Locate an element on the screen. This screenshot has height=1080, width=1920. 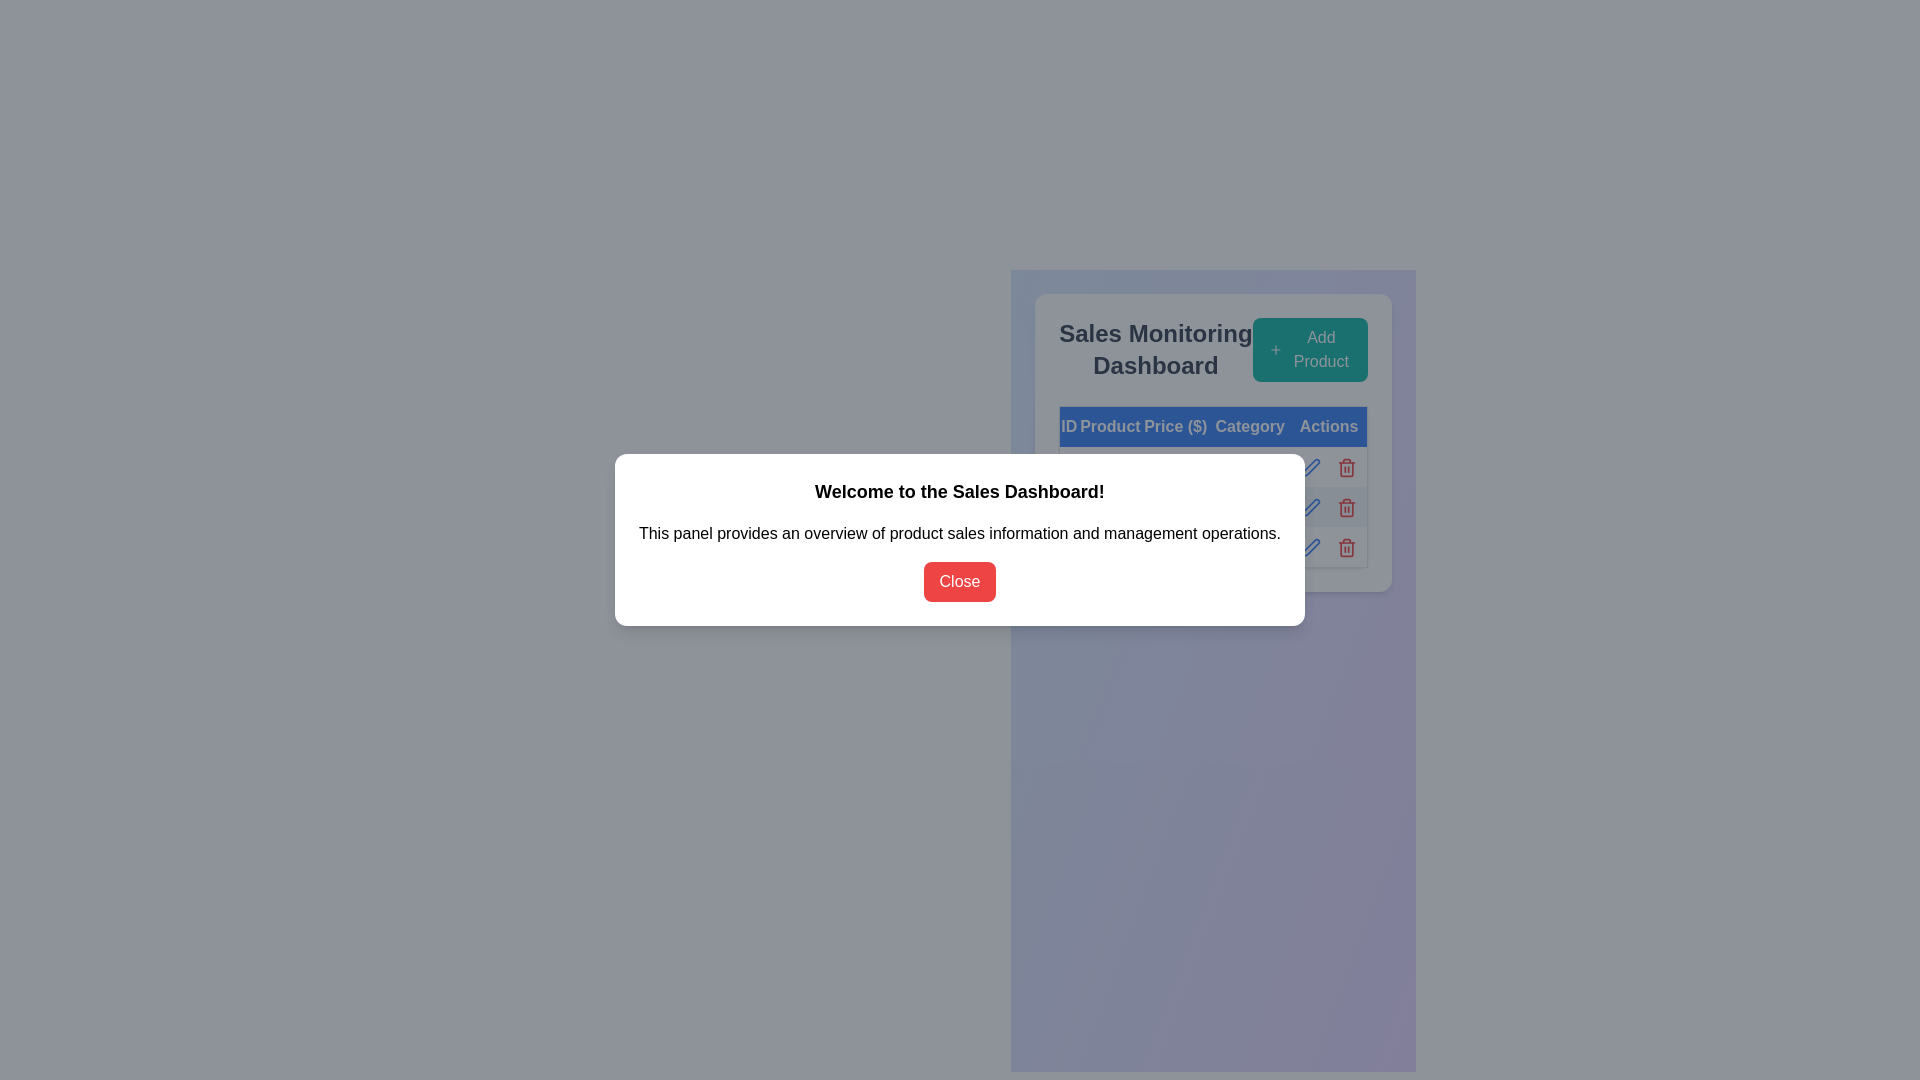
the 'Actions' column header in the Sales Monitoring Dashboard table, which is the last column header indicating buttons or links for actions related to table entries is located at coordinates (1329, 425).